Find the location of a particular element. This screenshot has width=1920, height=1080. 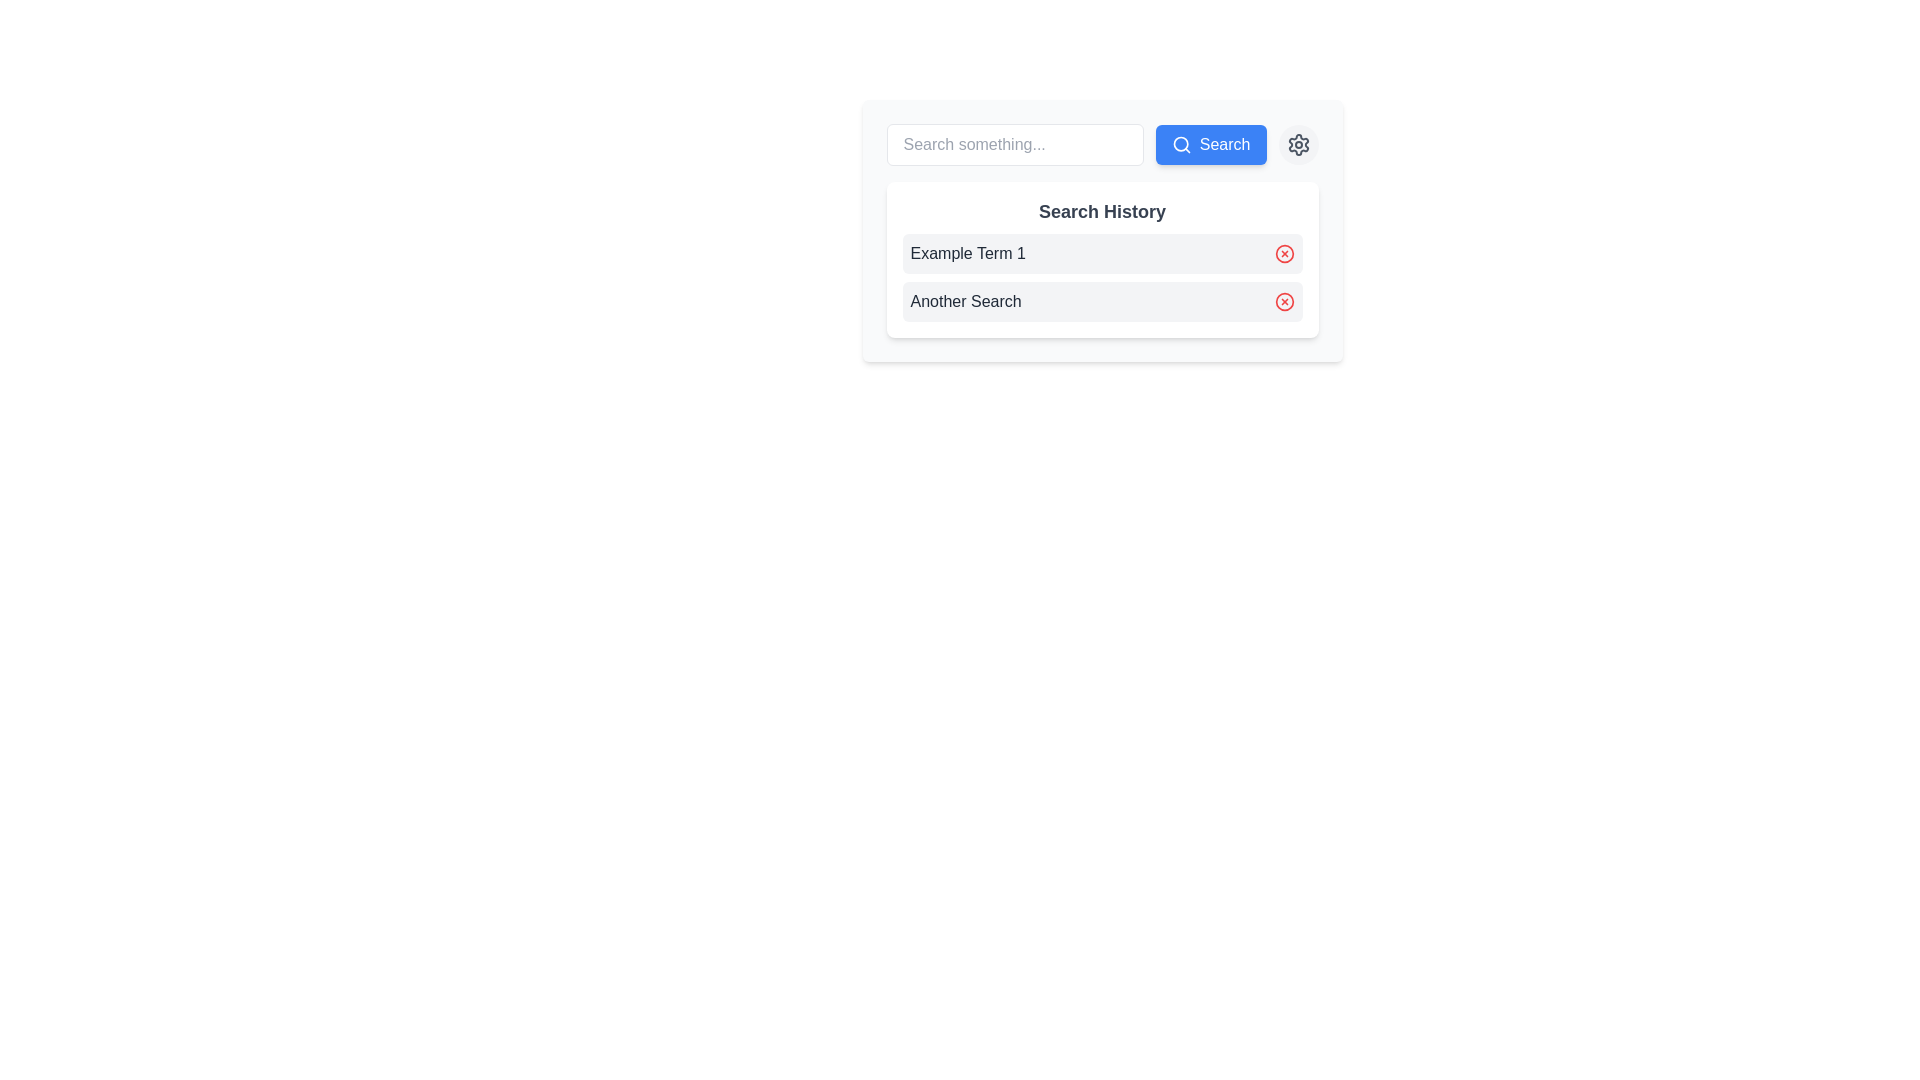

text label displaying 'Search History' located at the top of the card-like section is located at coordinates (1101, 212).